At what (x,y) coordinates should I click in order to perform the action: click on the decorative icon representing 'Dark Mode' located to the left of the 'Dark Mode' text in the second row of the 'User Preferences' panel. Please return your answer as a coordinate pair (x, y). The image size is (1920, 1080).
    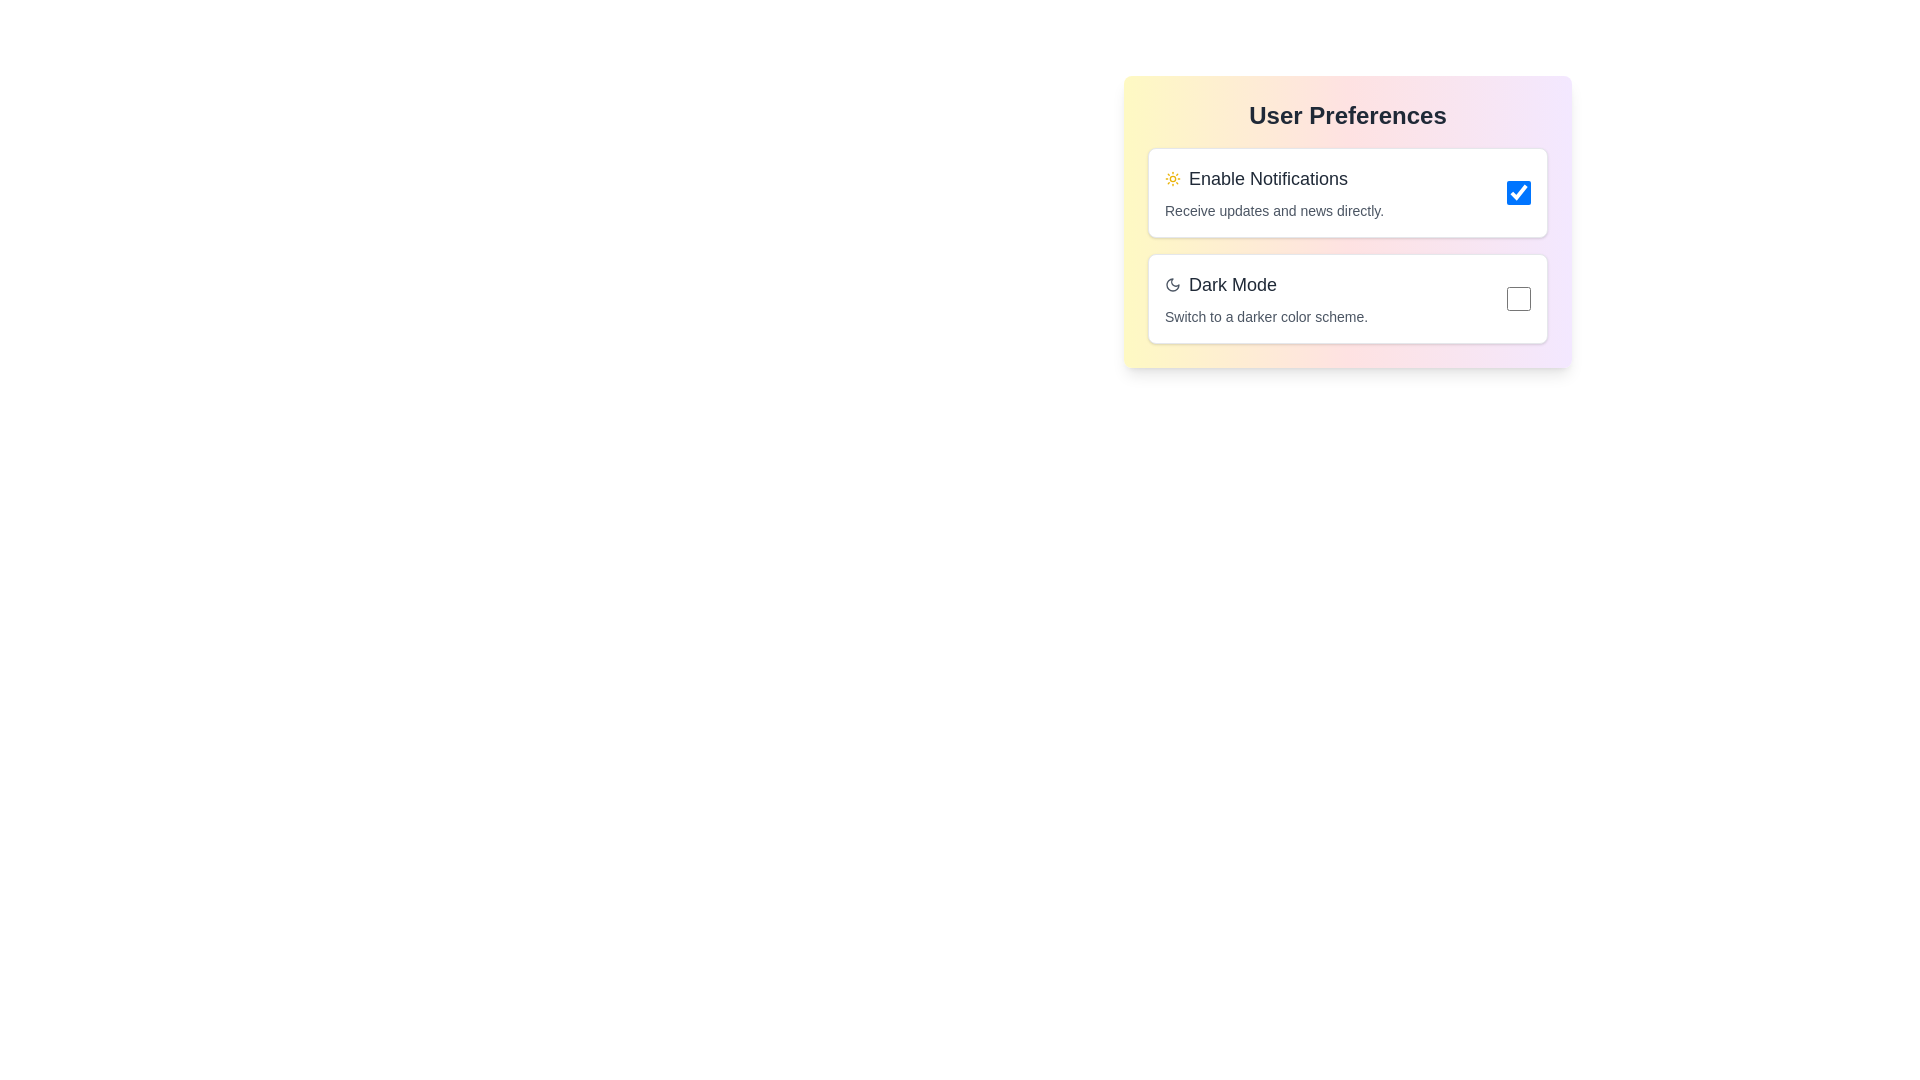
    Looking at the image, I should click on (1172, 285).